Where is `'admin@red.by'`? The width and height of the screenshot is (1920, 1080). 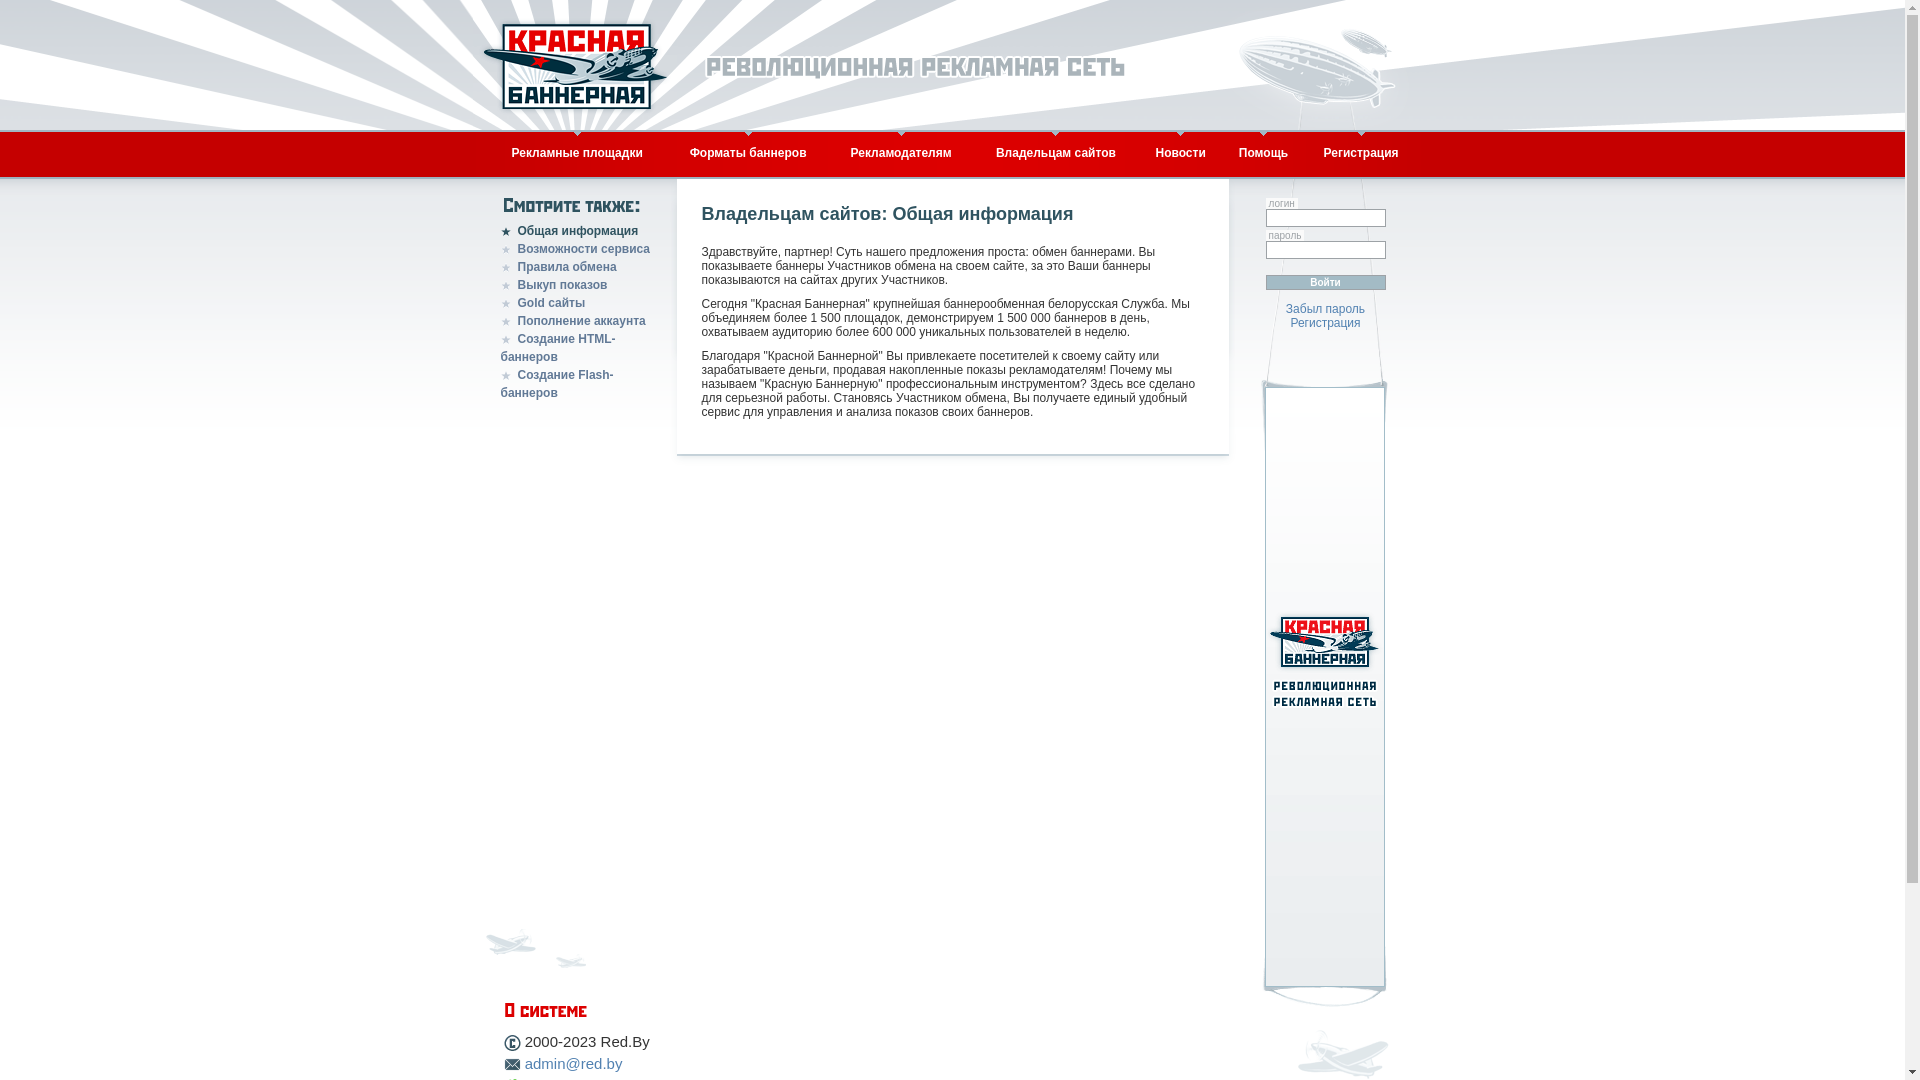
'admin@red.by' is located at coordinates (524, 1062).